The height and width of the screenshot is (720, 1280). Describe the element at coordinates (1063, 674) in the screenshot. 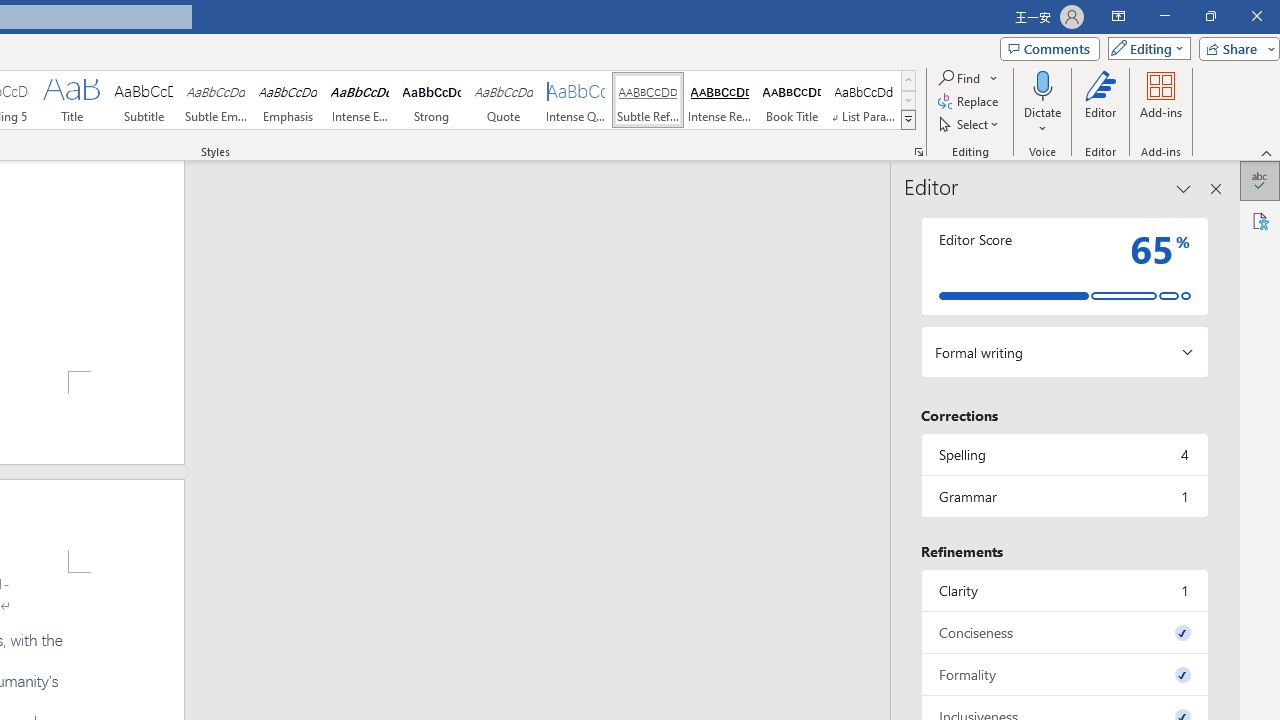

I see `'Formality, 0 issues. Press space or enter to review items.'` at that location.